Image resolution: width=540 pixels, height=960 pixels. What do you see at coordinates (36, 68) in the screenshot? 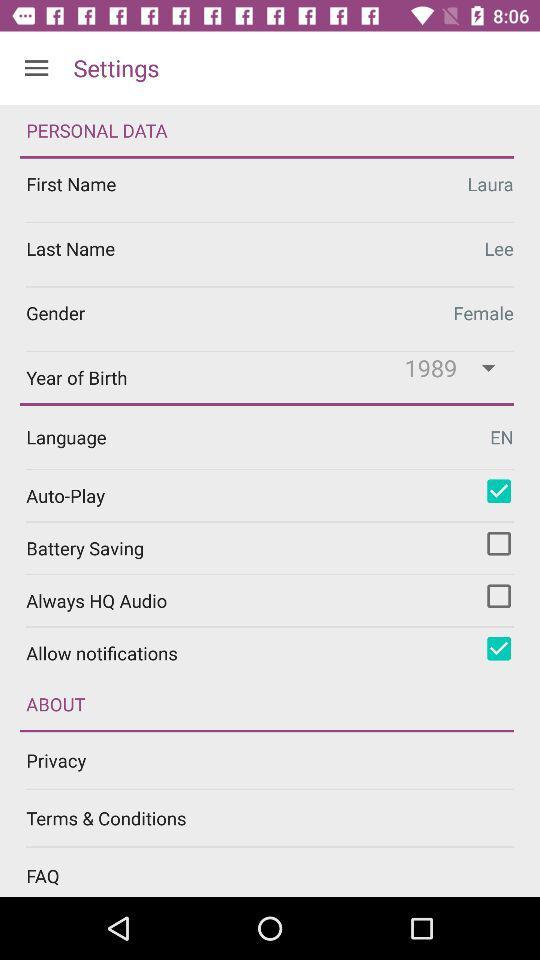
I see `icon next to settings` at bounding box center [36, 68].